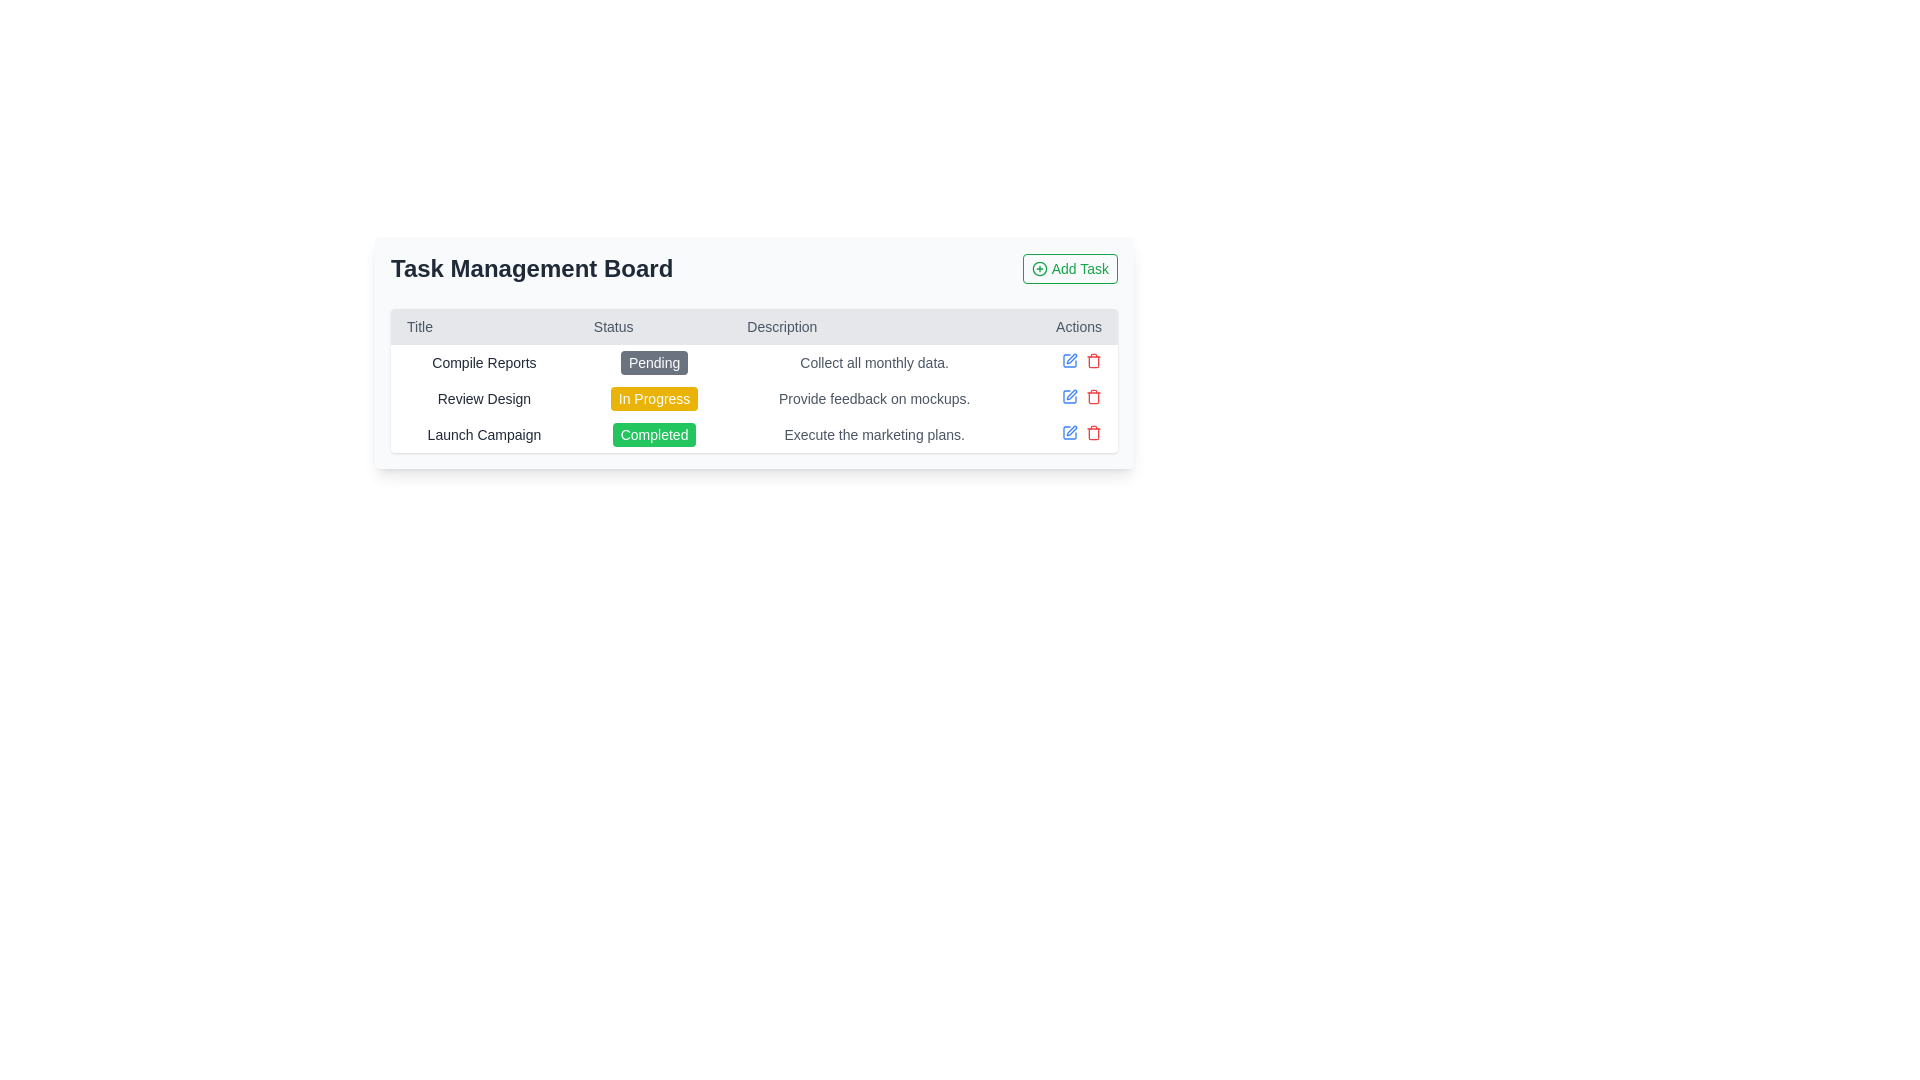  What do you see at coordinates (874, 398) in the screenshot?
I see `the text label that reads 'Provide feedback on mockups.' which is styled in small gray text and aligned to the left in the 'Description' column under 'Review Design'` at bounding box center [874, 398].